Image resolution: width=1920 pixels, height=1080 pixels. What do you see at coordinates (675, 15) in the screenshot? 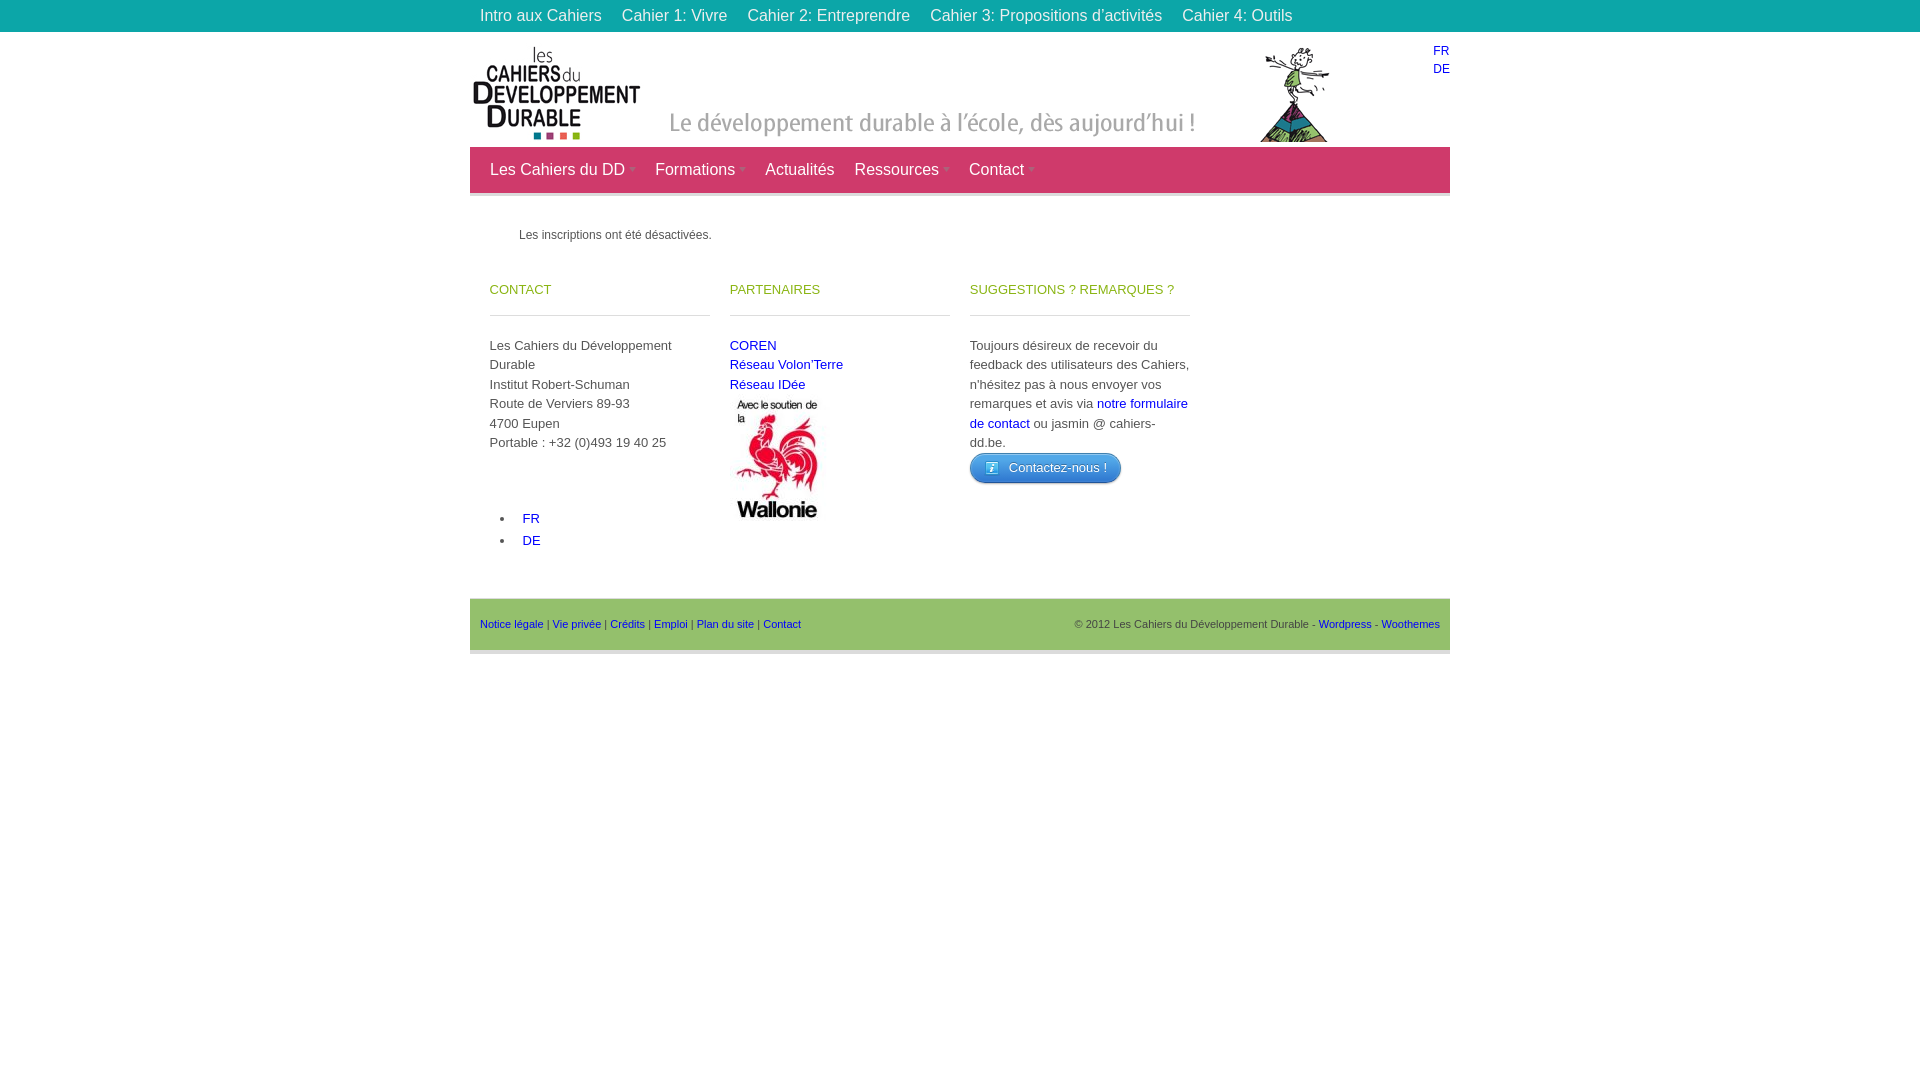
I see `'Cahier 1: Vivre'` at bounding box center [675, 15].